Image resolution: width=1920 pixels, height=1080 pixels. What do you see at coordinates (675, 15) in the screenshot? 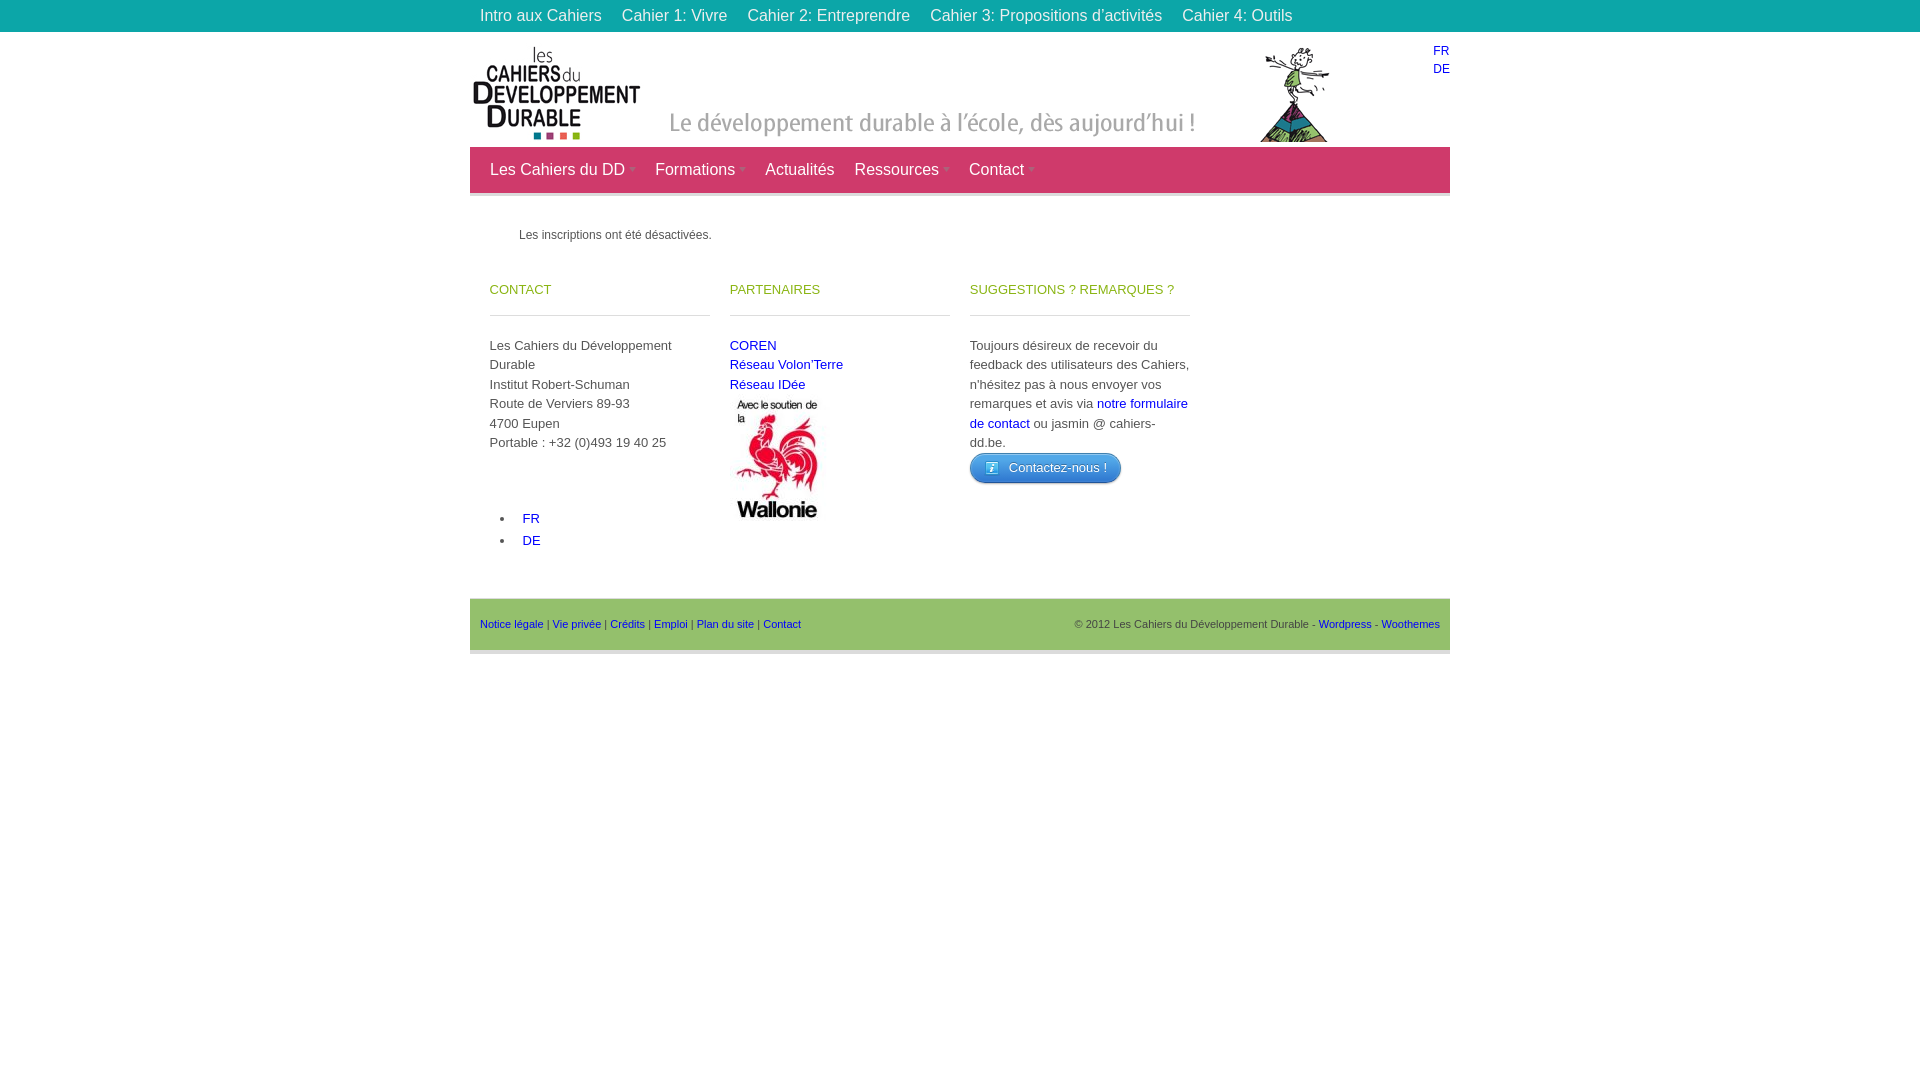
I see `'Cahier 1: Vivre'` at bounding box center [675, 15].